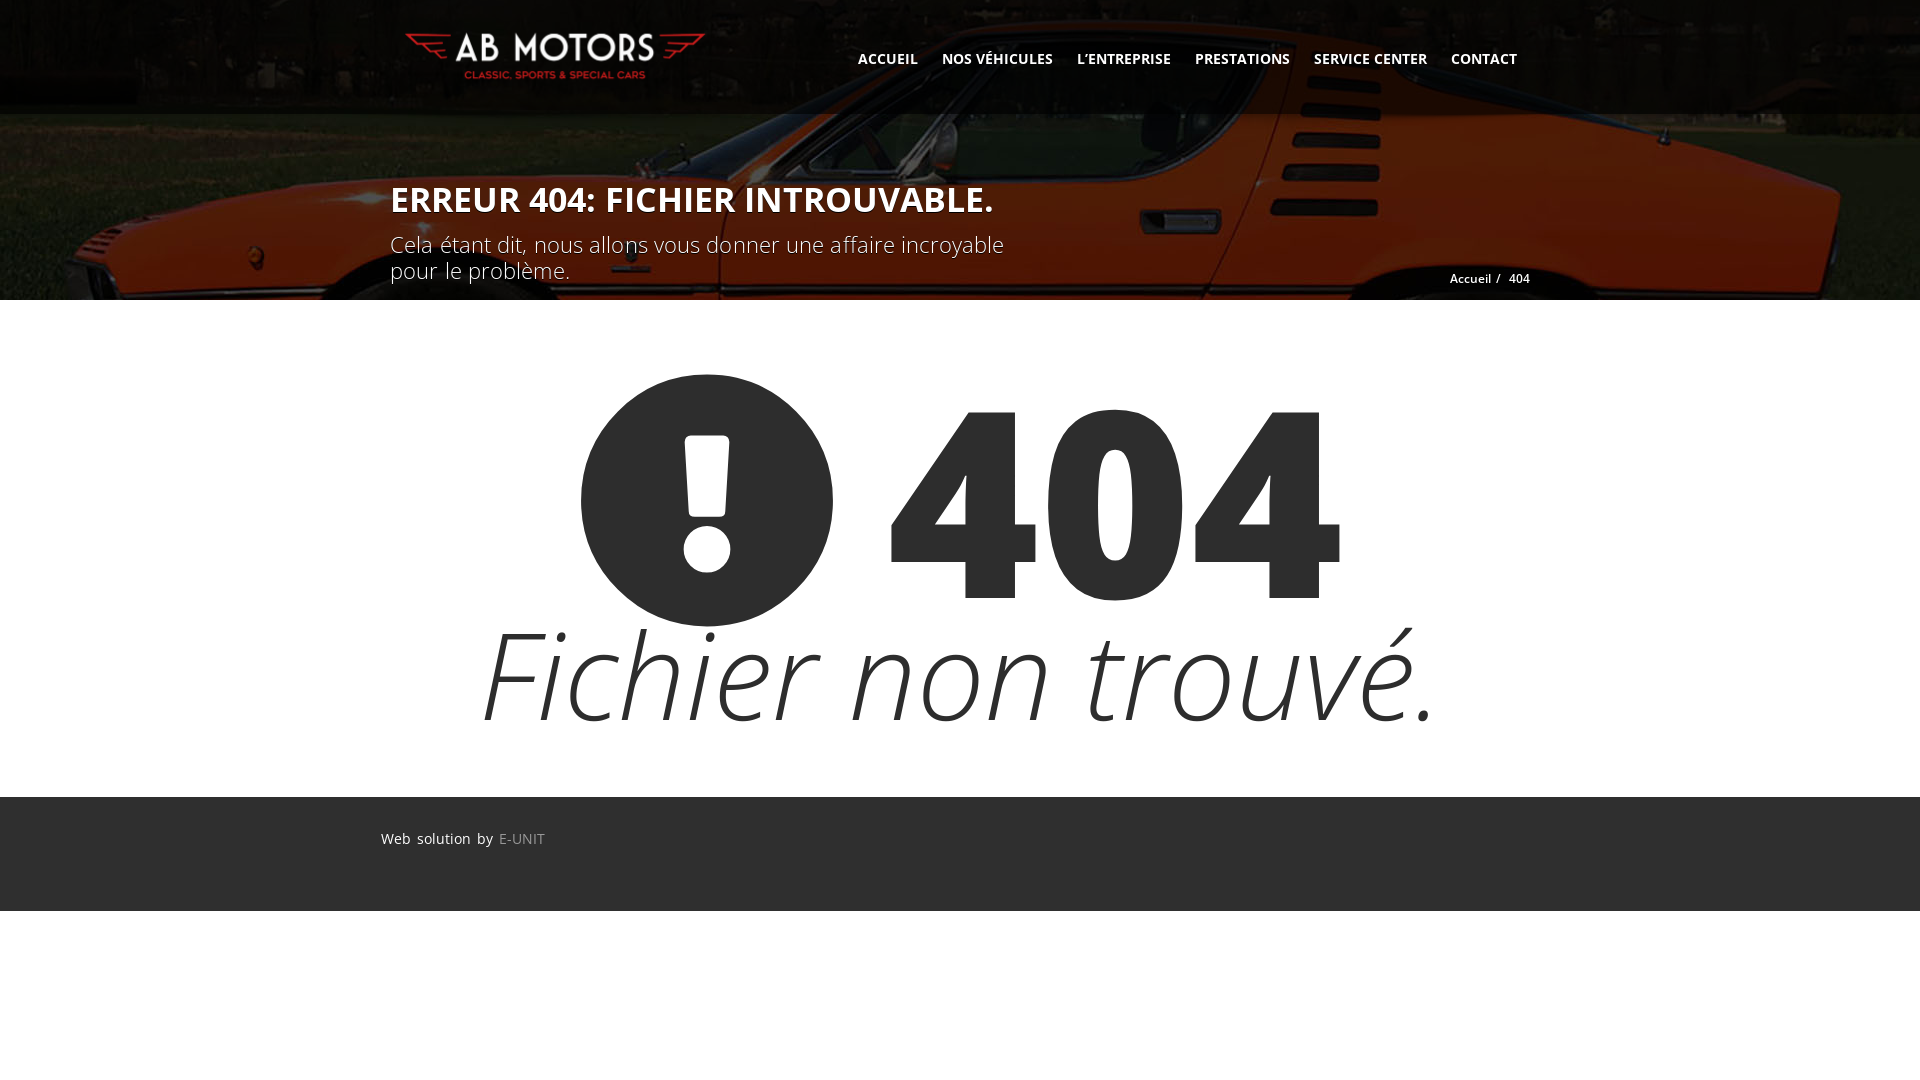 The height and width of the screenshot is (1080, 1920). Describe the element at coordinates (887, 56) in the screenshot. I see `'ACCUEIL'` at that location.